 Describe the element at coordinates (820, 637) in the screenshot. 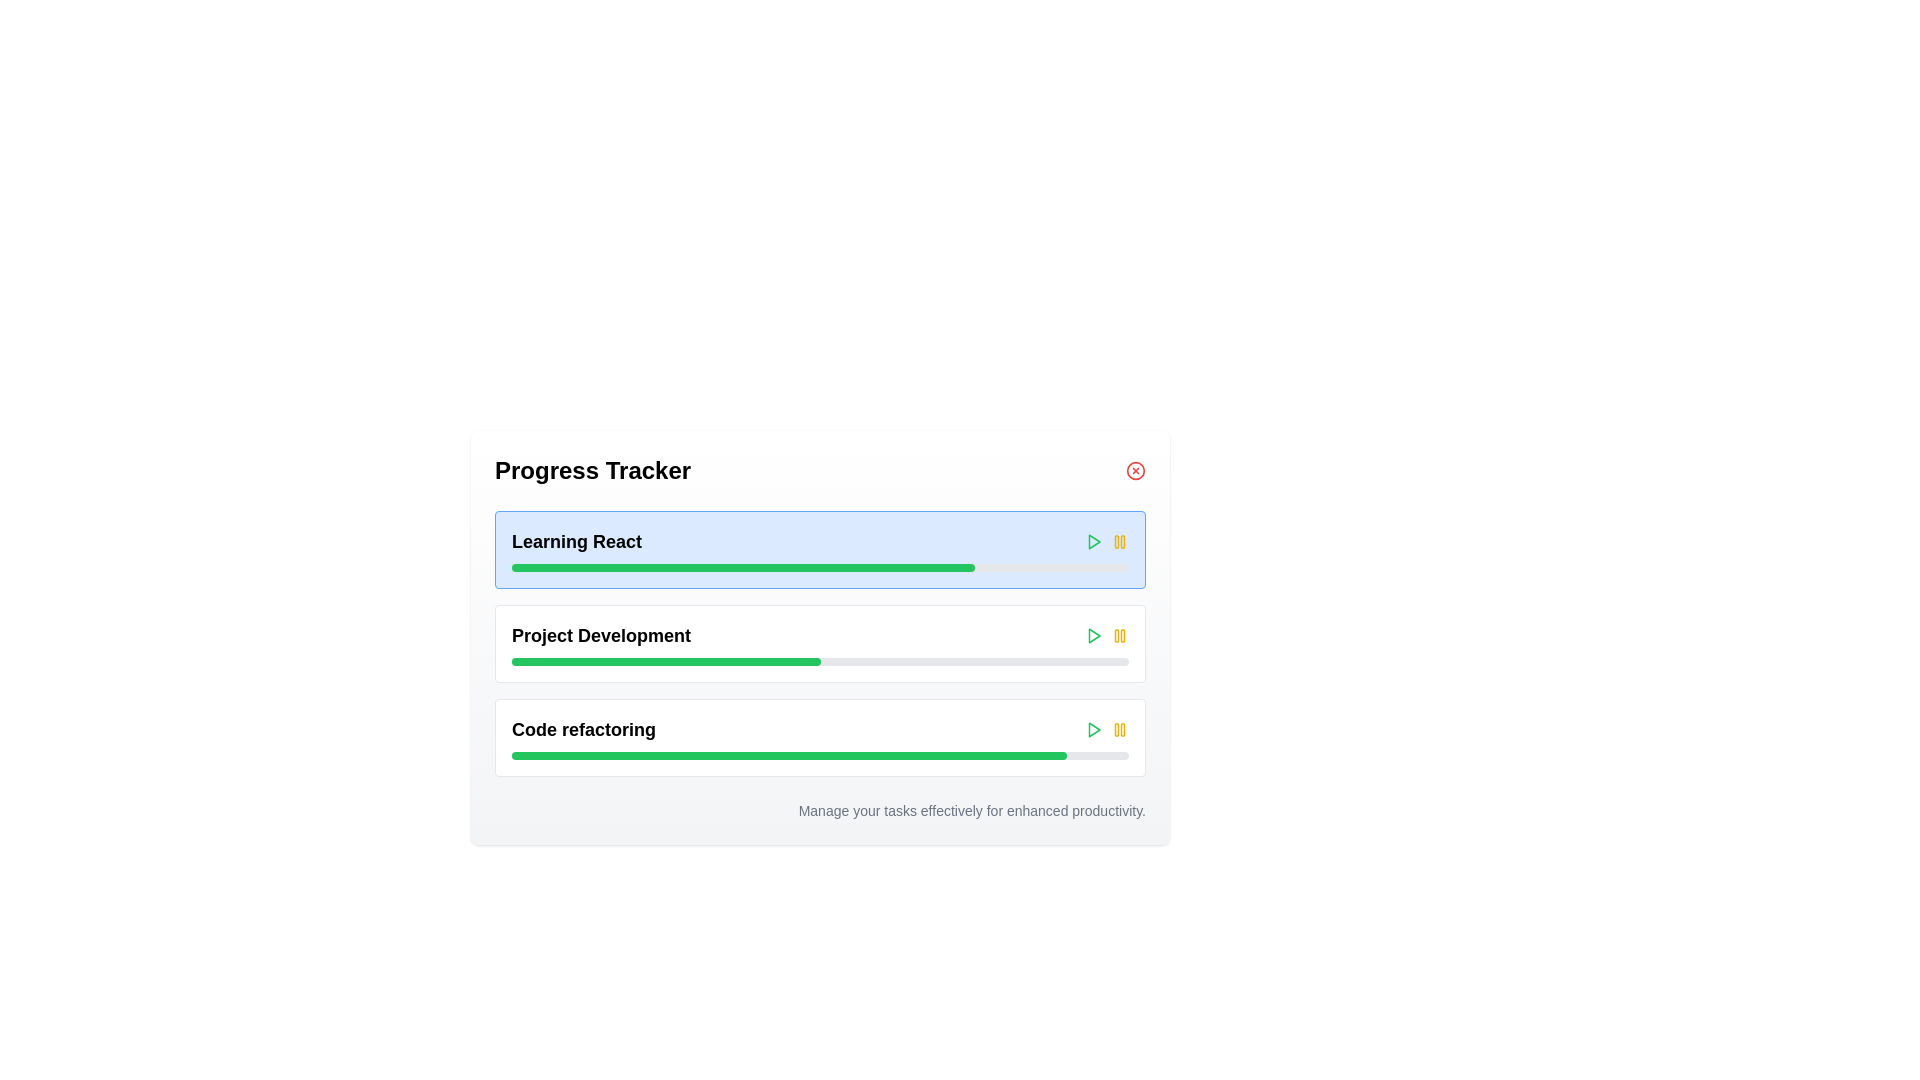

I see `the second progress bar in the progress tracker interface` at that location.